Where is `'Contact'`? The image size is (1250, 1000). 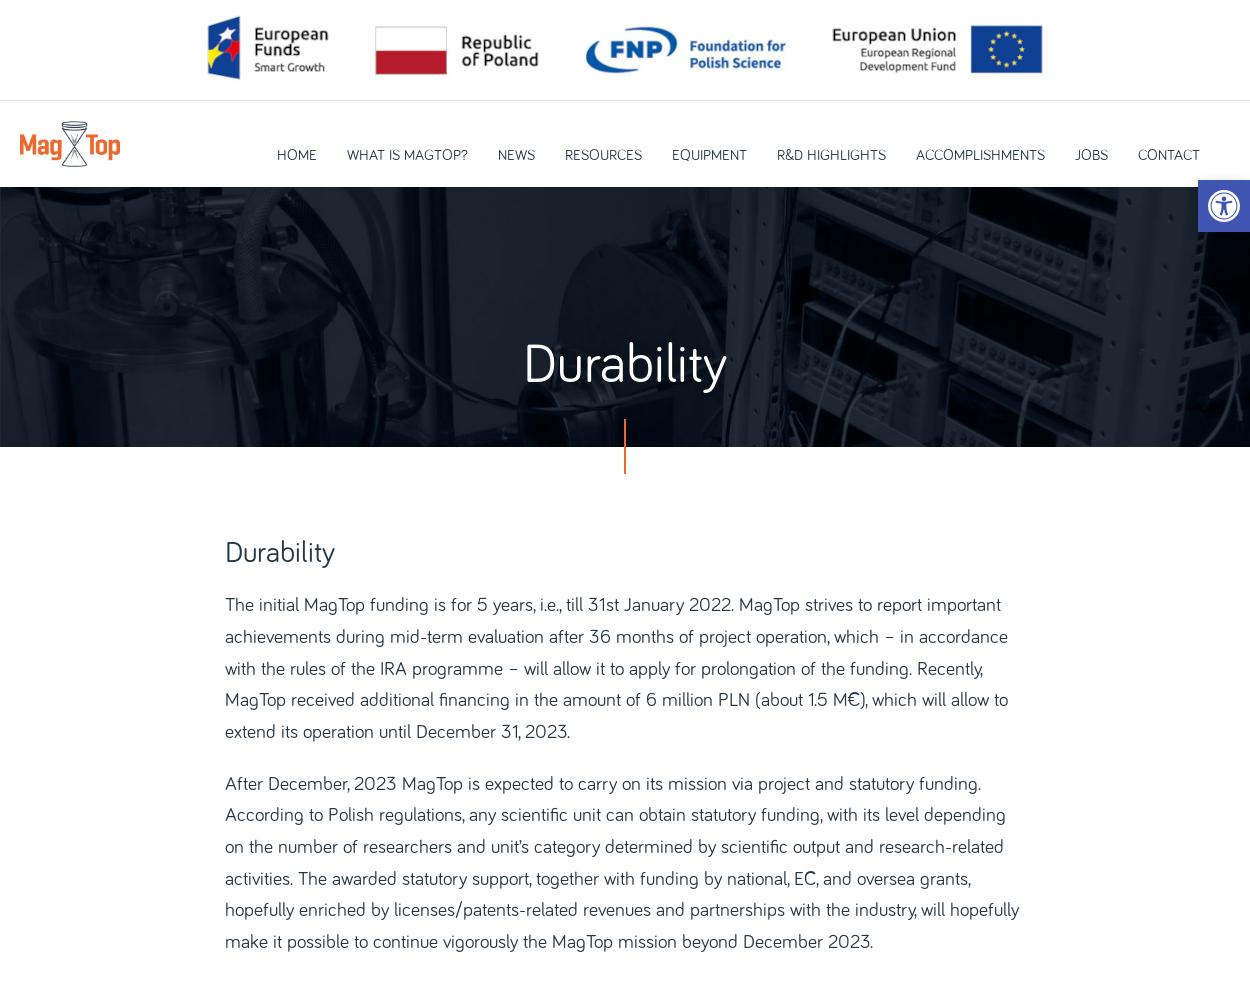
'Contact' is located at coordinates (1168, 155).